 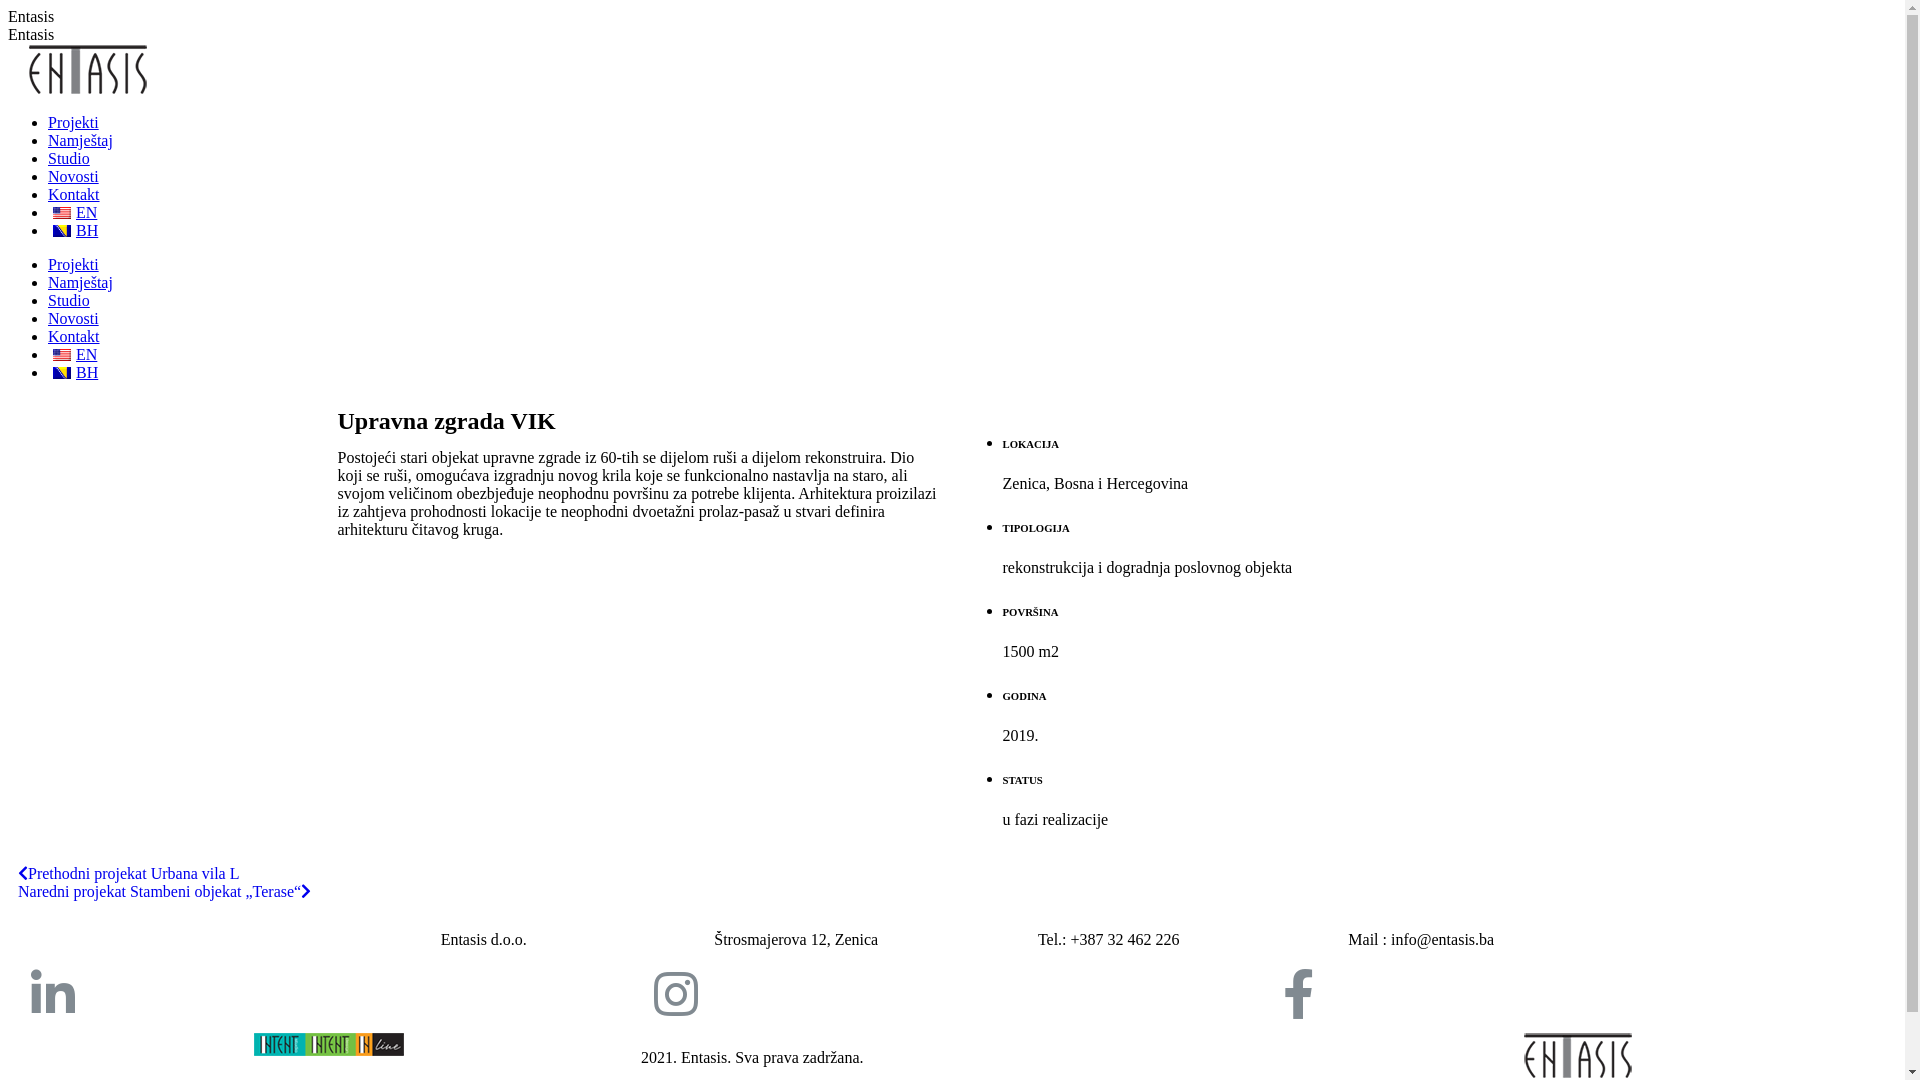 What do you see at coordinates (72, 229) in the screenshot?
I see `'BH'` at bounding box center [72, 229].